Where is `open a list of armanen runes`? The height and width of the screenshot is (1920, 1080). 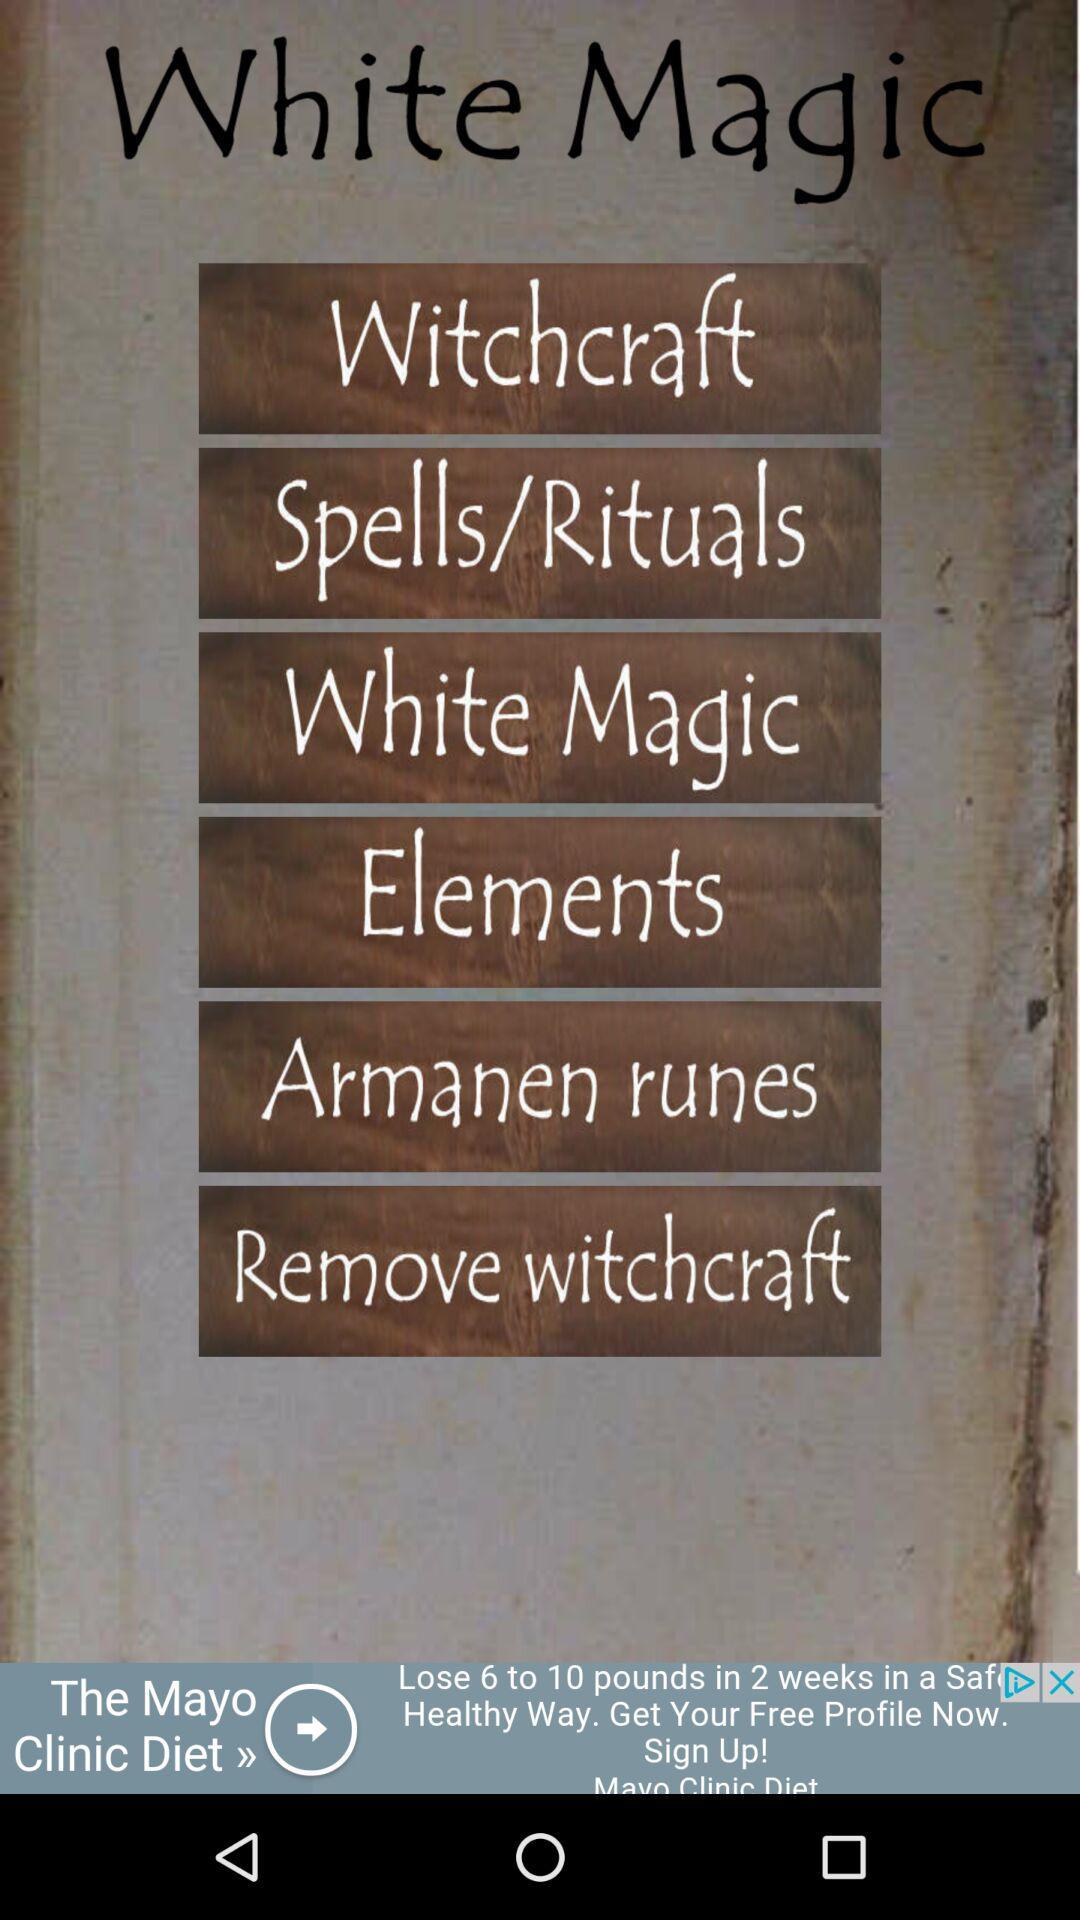
open a list of armanen runes is located at coordinates (540, 1085).